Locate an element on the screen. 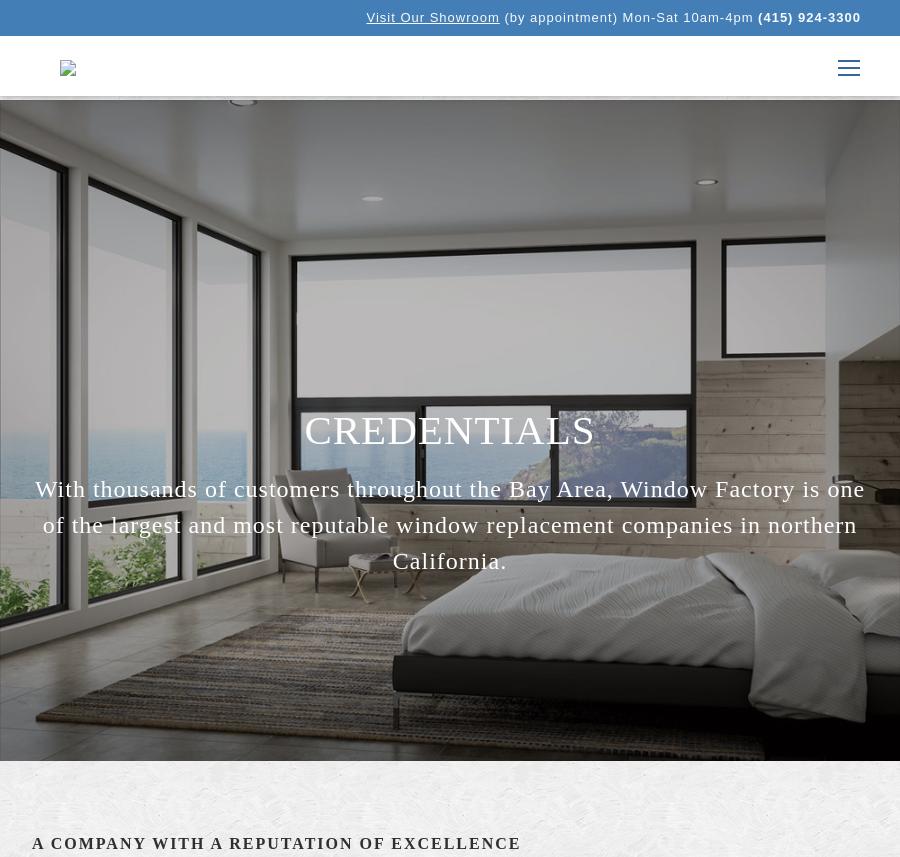 The height and width of the screenshot is (857, 900). 'Blog' is located at coordinates (699, 228).